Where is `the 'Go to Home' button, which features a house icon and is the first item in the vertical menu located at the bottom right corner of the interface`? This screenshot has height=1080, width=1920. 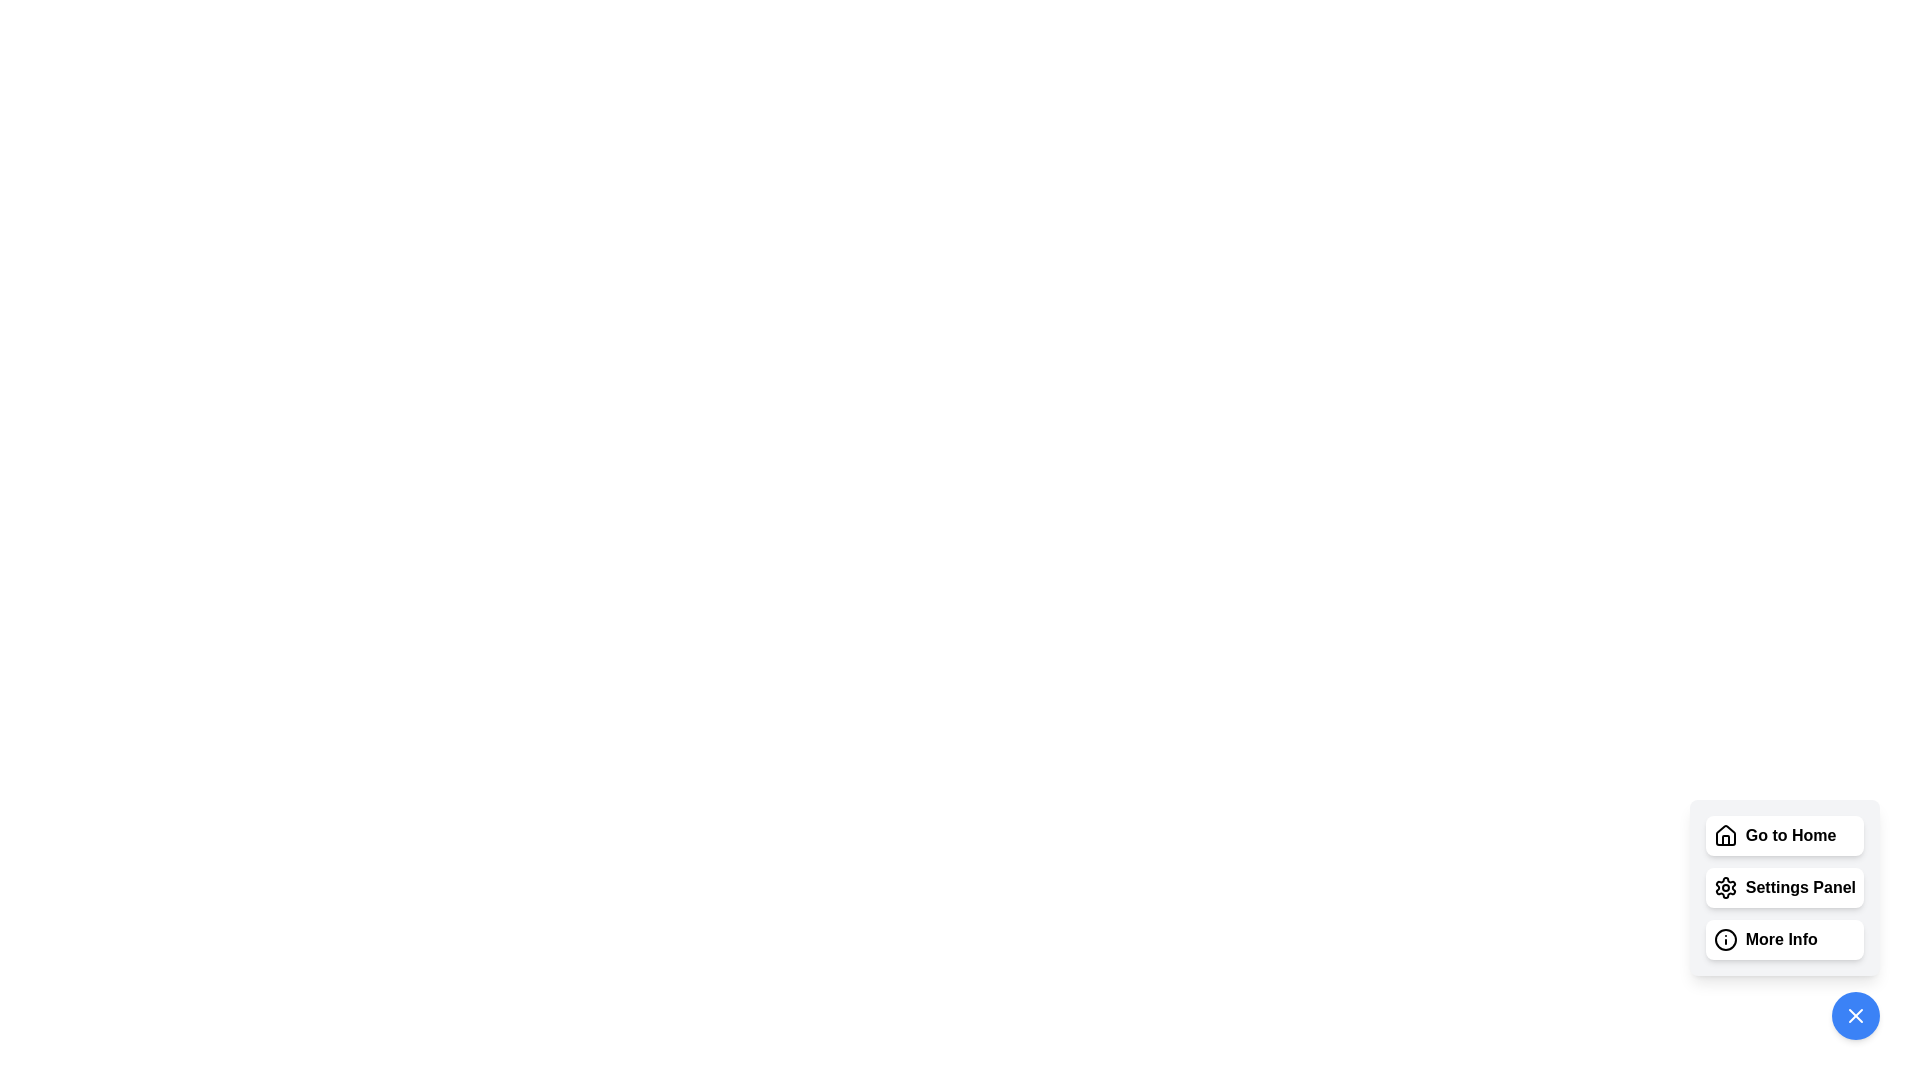 the 'Go to Home' button, which features a house icon and is the first item in the vertical menu located at the bottom right corner of the interface is located at coordinates (1784, 836).